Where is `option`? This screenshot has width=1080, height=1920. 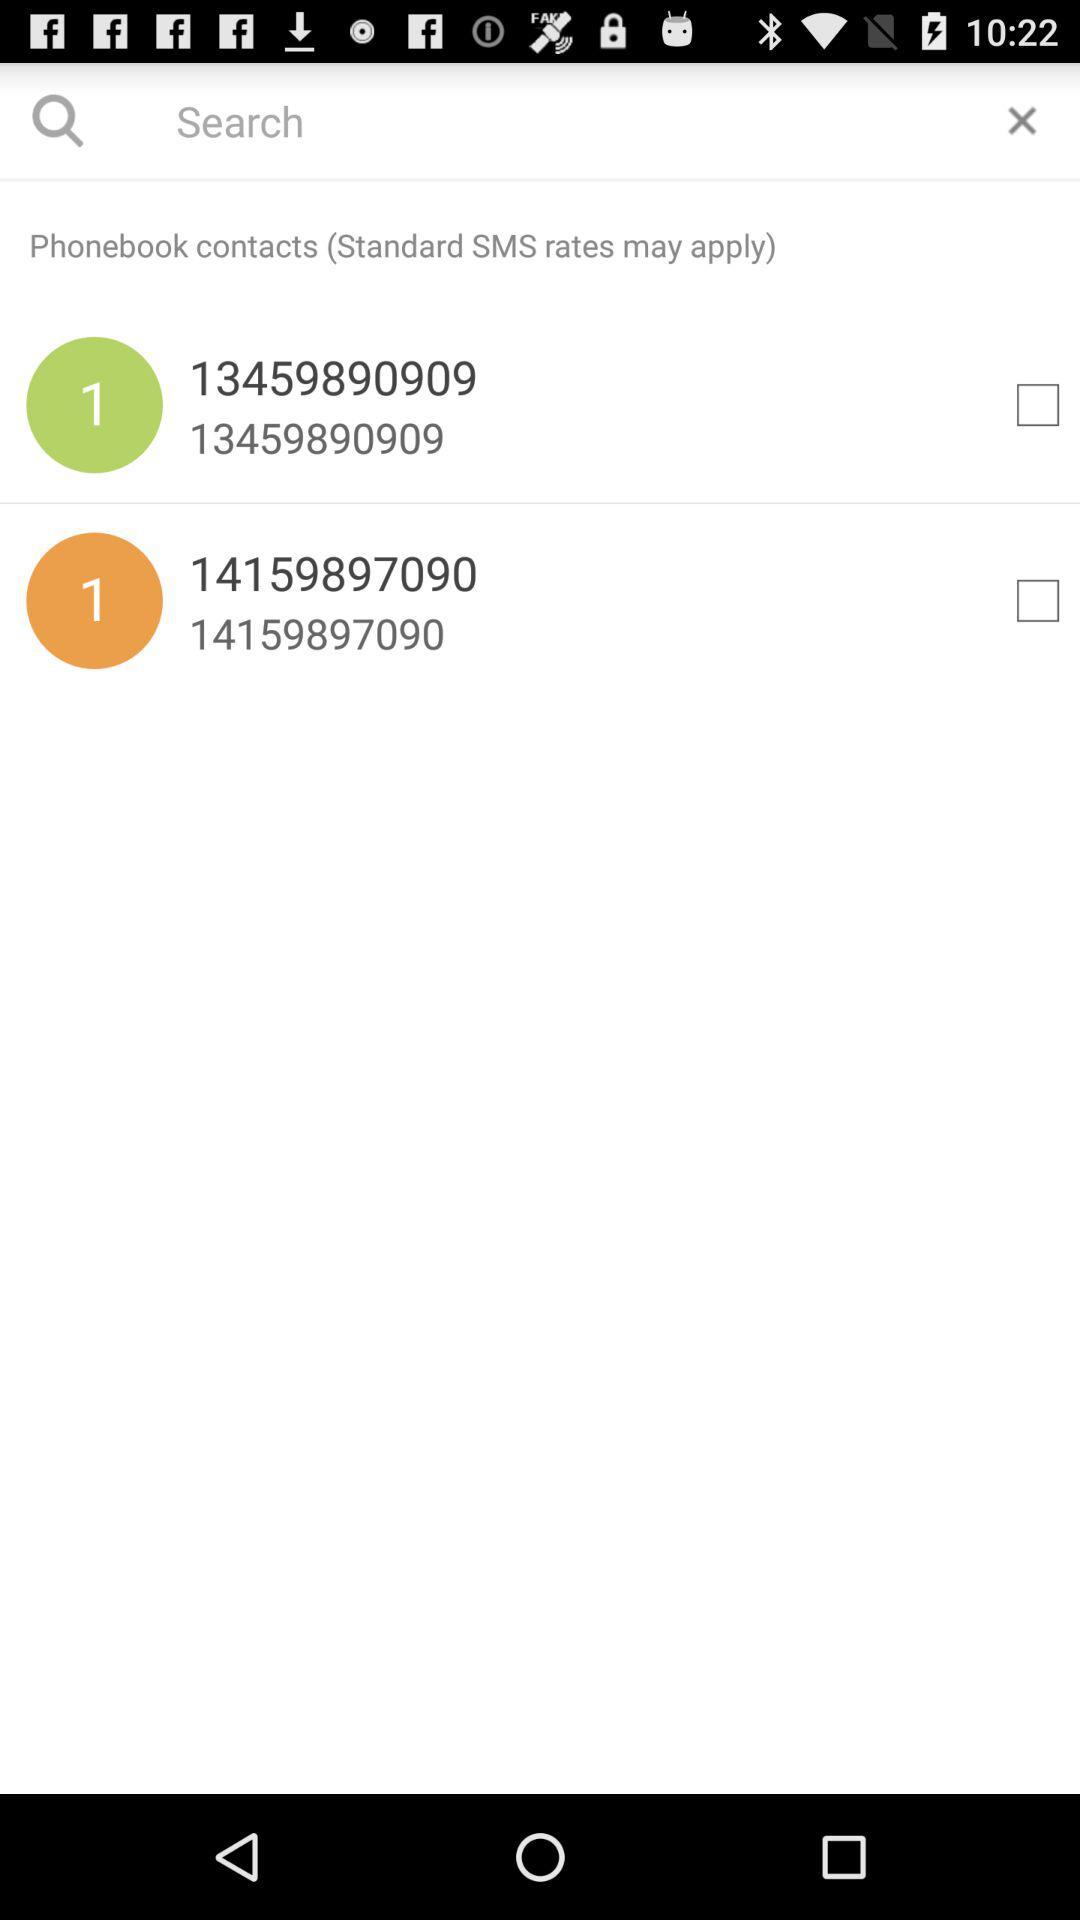 option is located at coordinates (1022, 119).